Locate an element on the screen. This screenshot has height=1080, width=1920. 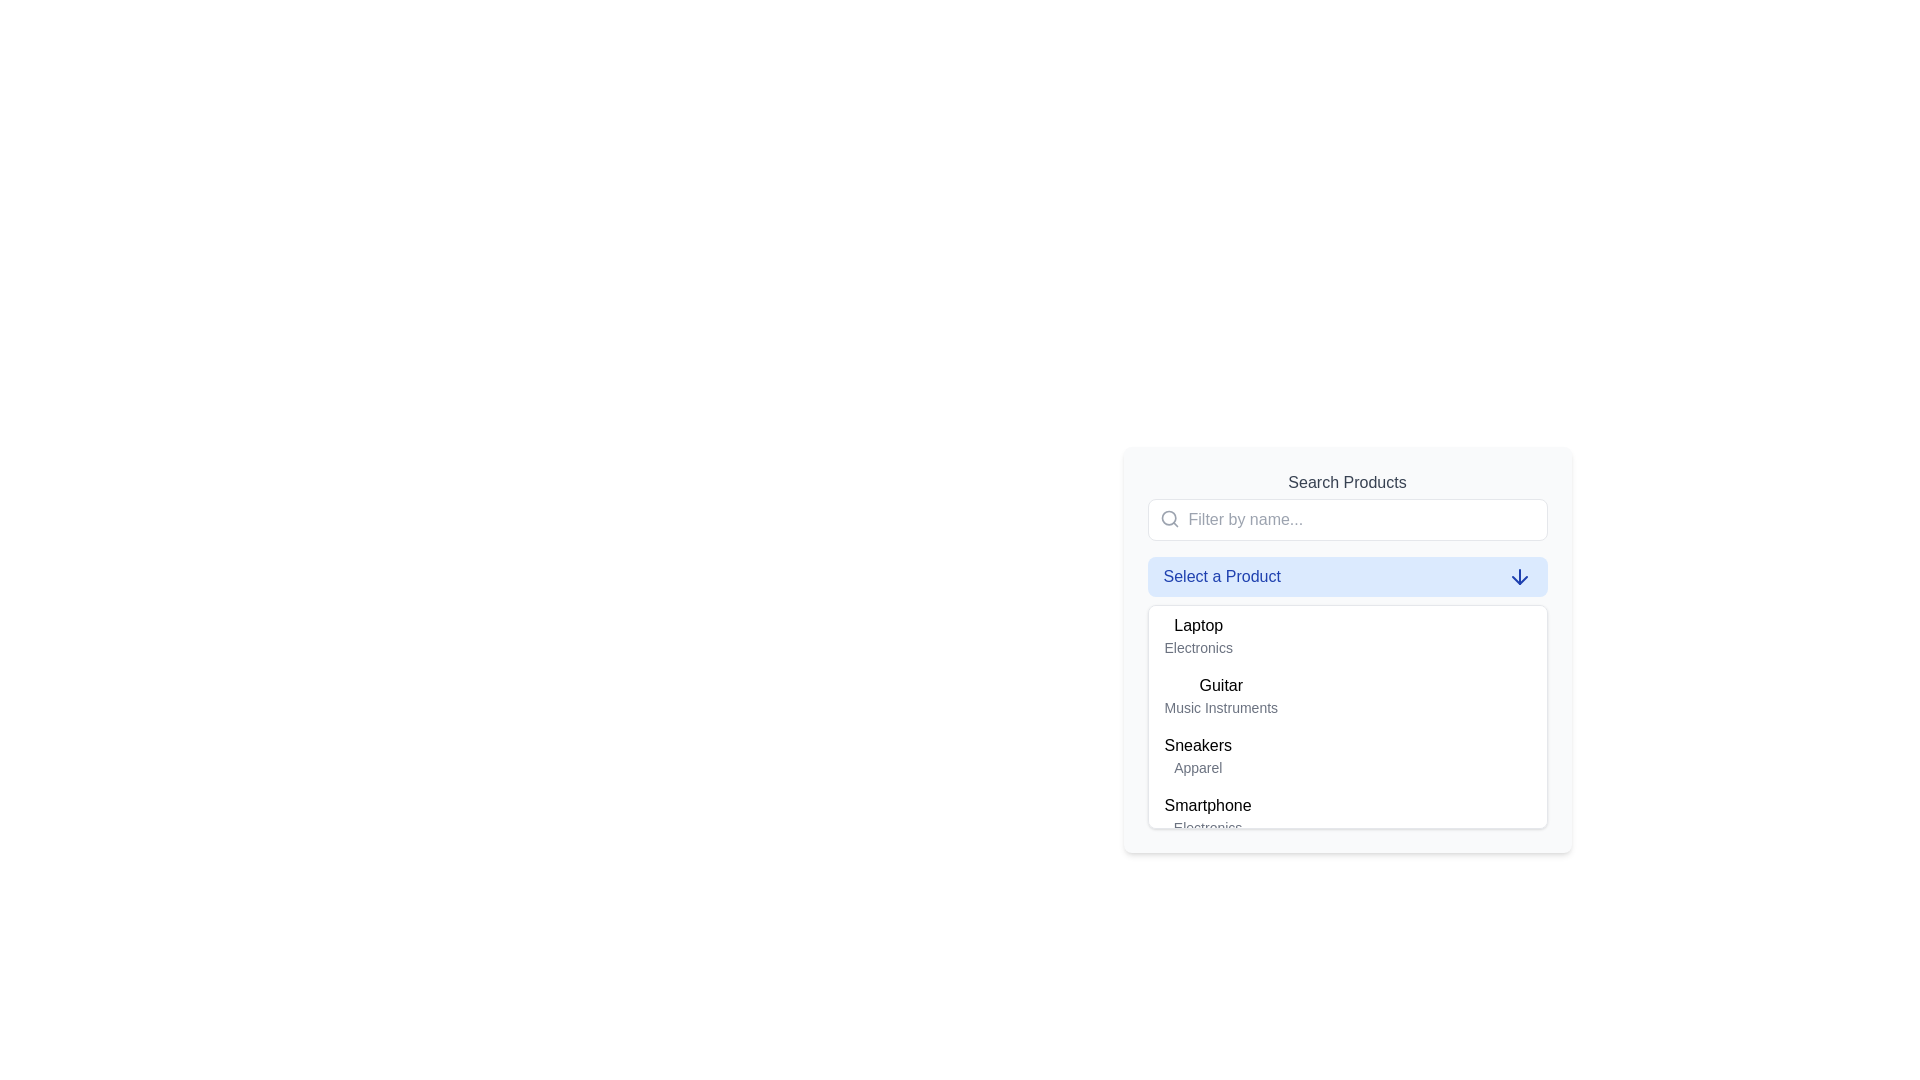
the text label displaying 'Apparel', which is styled in small, gray font and is located under the 'Sneakers' item in the product categories list is located at coordinates (1198, 766).